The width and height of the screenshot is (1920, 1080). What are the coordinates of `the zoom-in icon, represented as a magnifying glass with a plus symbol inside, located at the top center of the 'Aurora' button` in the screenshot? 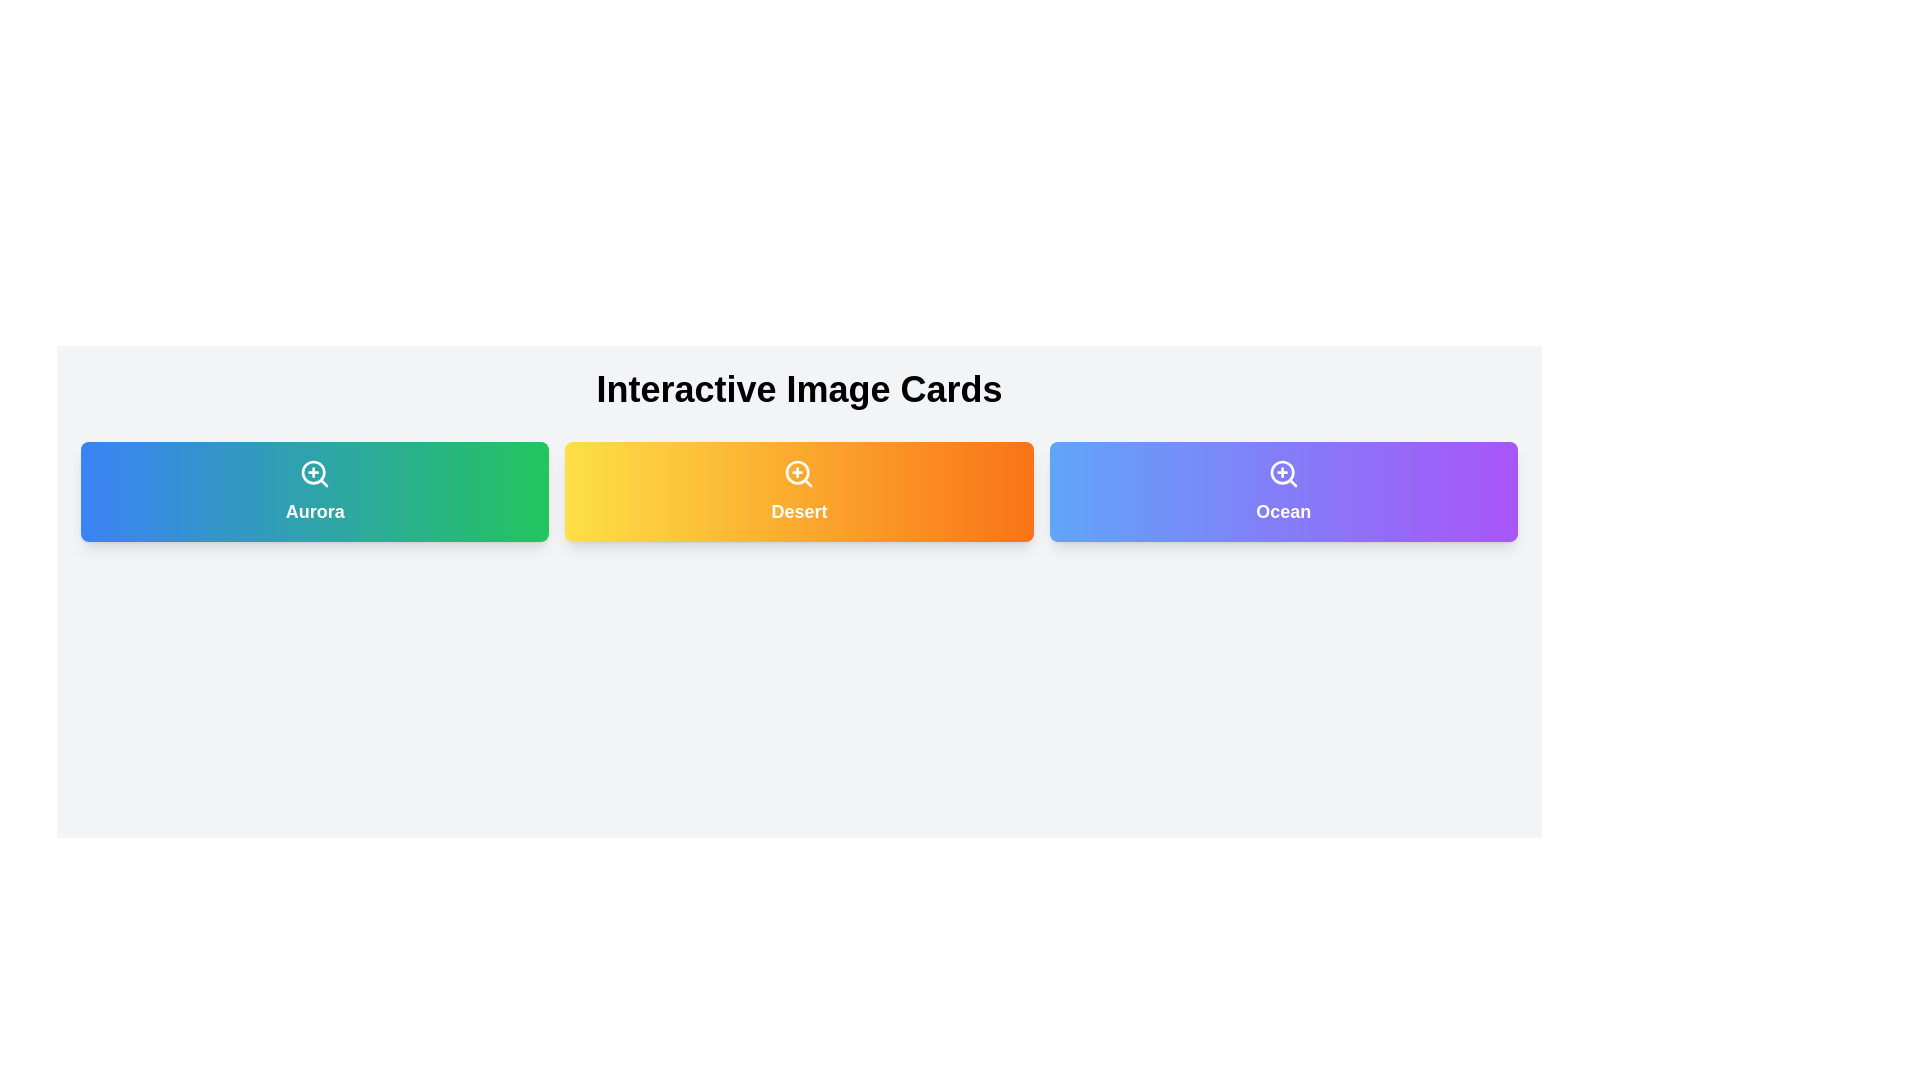 It's located at (314, 474).